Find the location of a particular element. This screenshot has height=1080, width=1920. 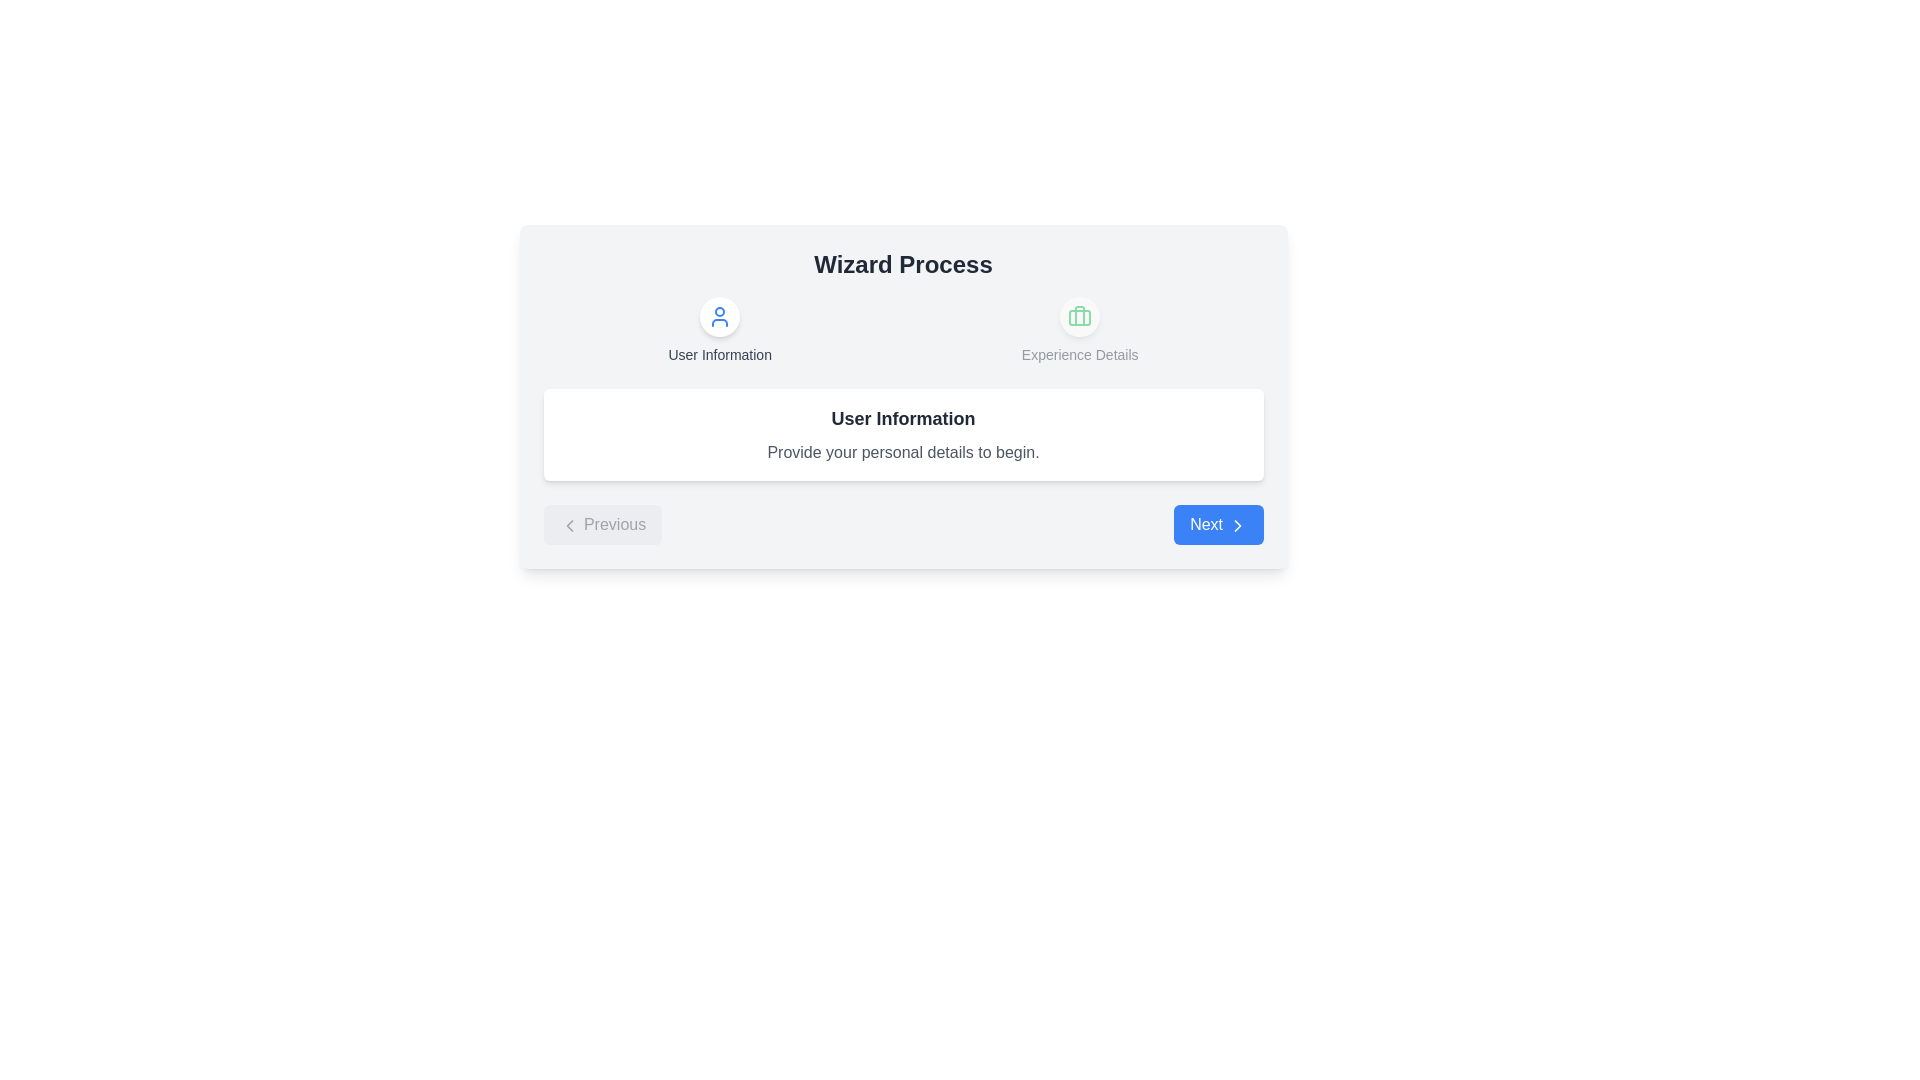

the navigation button located in the bottom-right corner of the main card interface to trigger visual feedback is located at coordinates (1217, 523).